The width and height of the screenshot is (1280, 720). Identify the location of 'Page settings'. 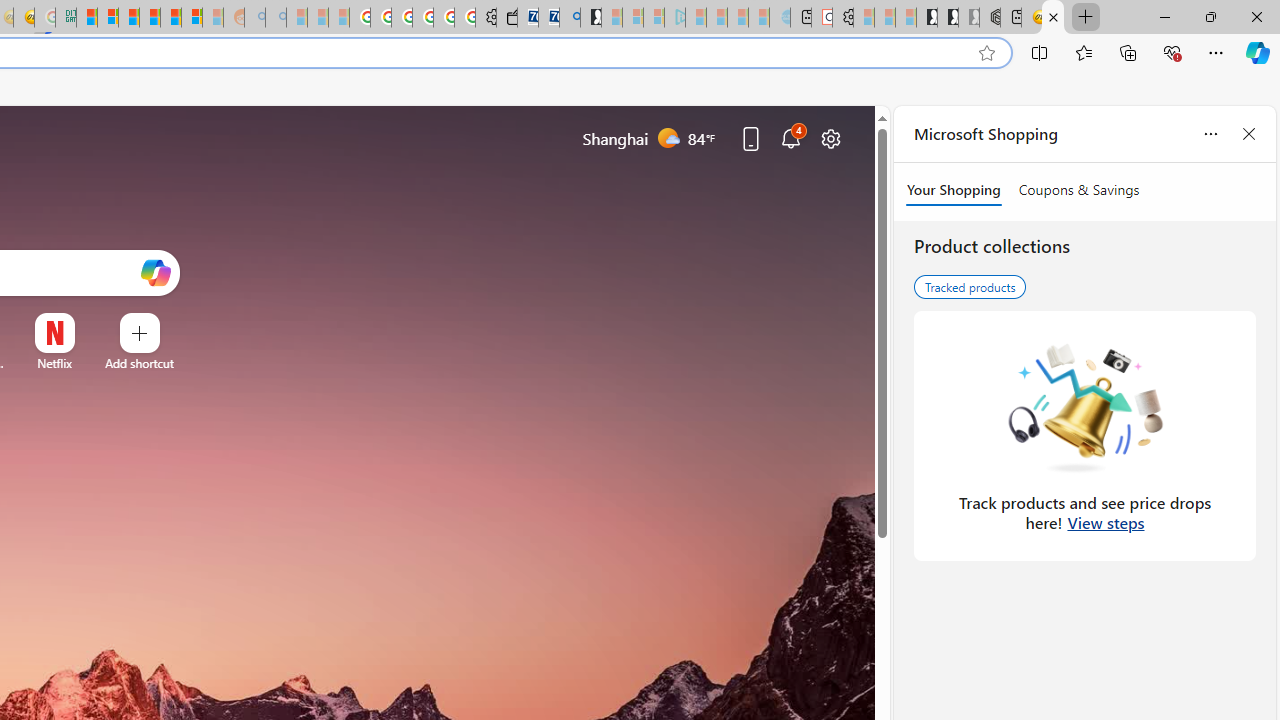
(831, 137).